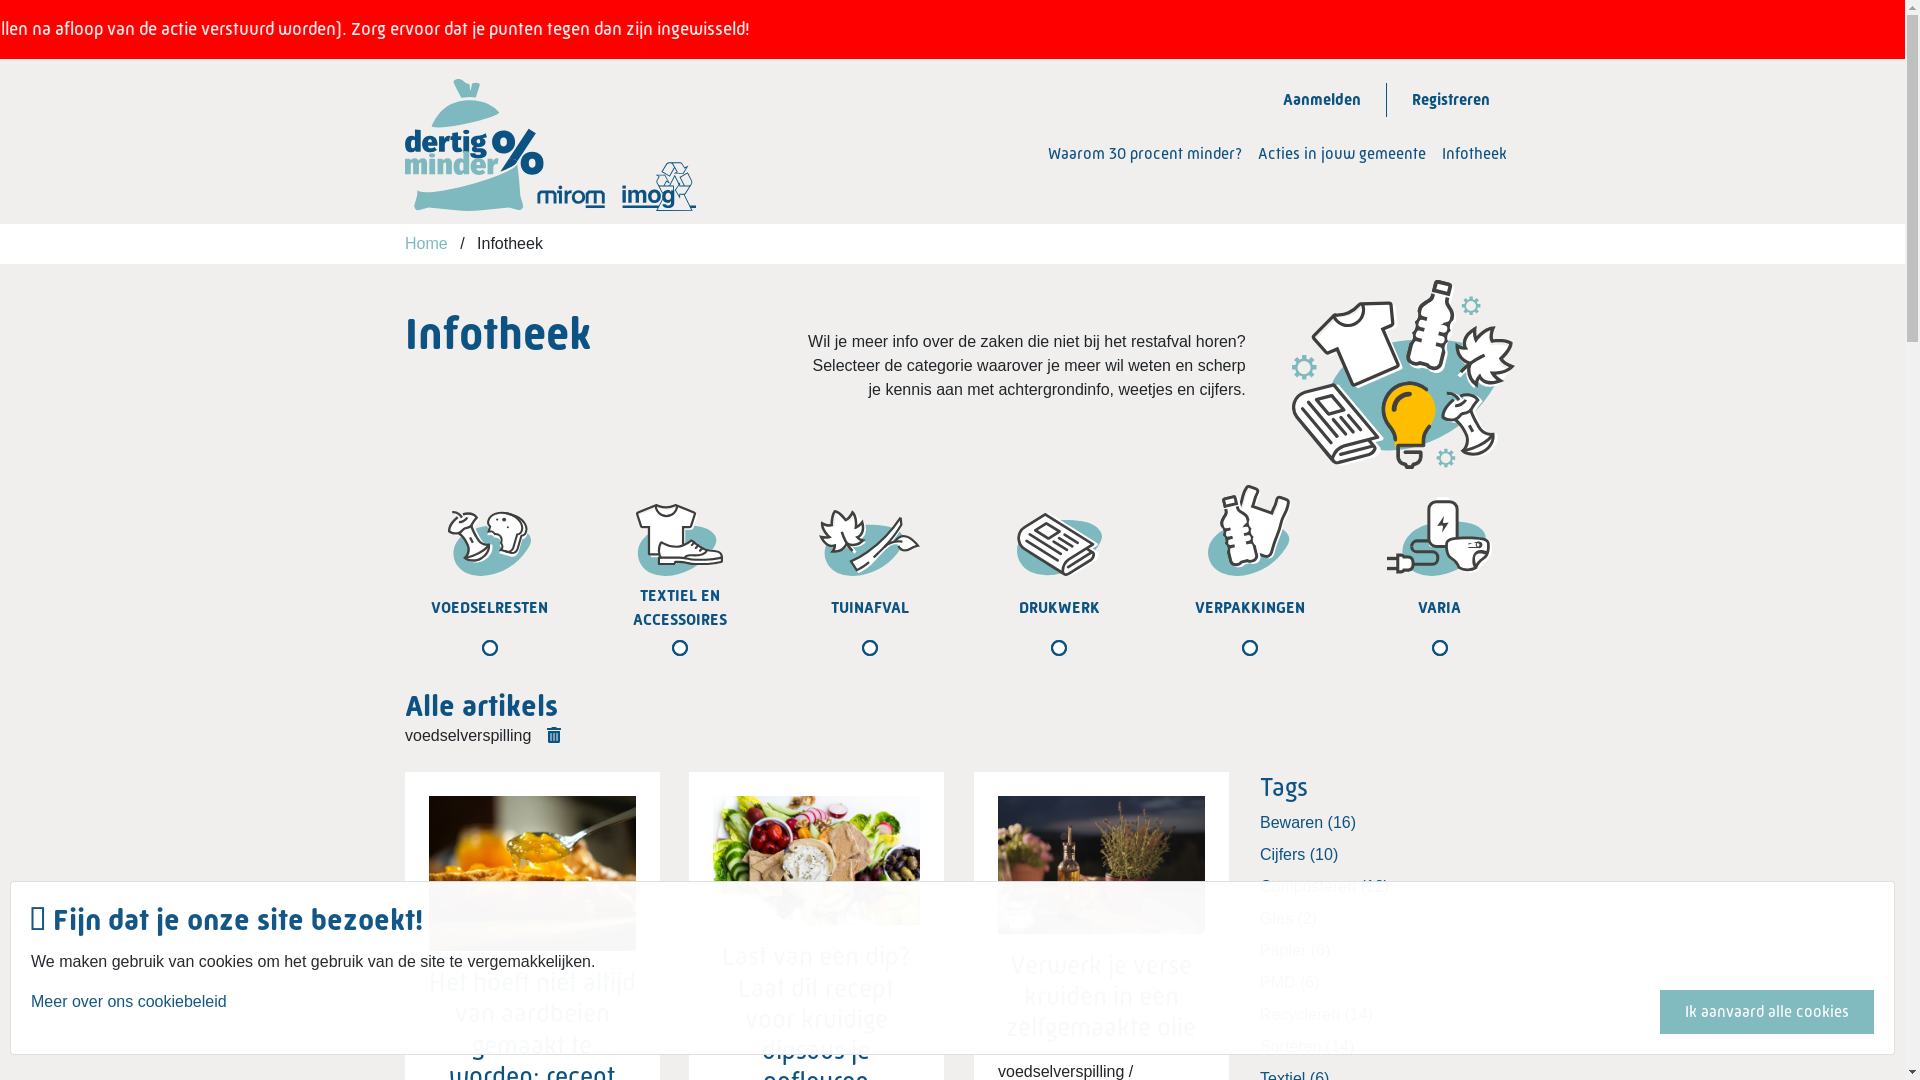  I want to click on 'Aanmelden', so click(1256, 100).